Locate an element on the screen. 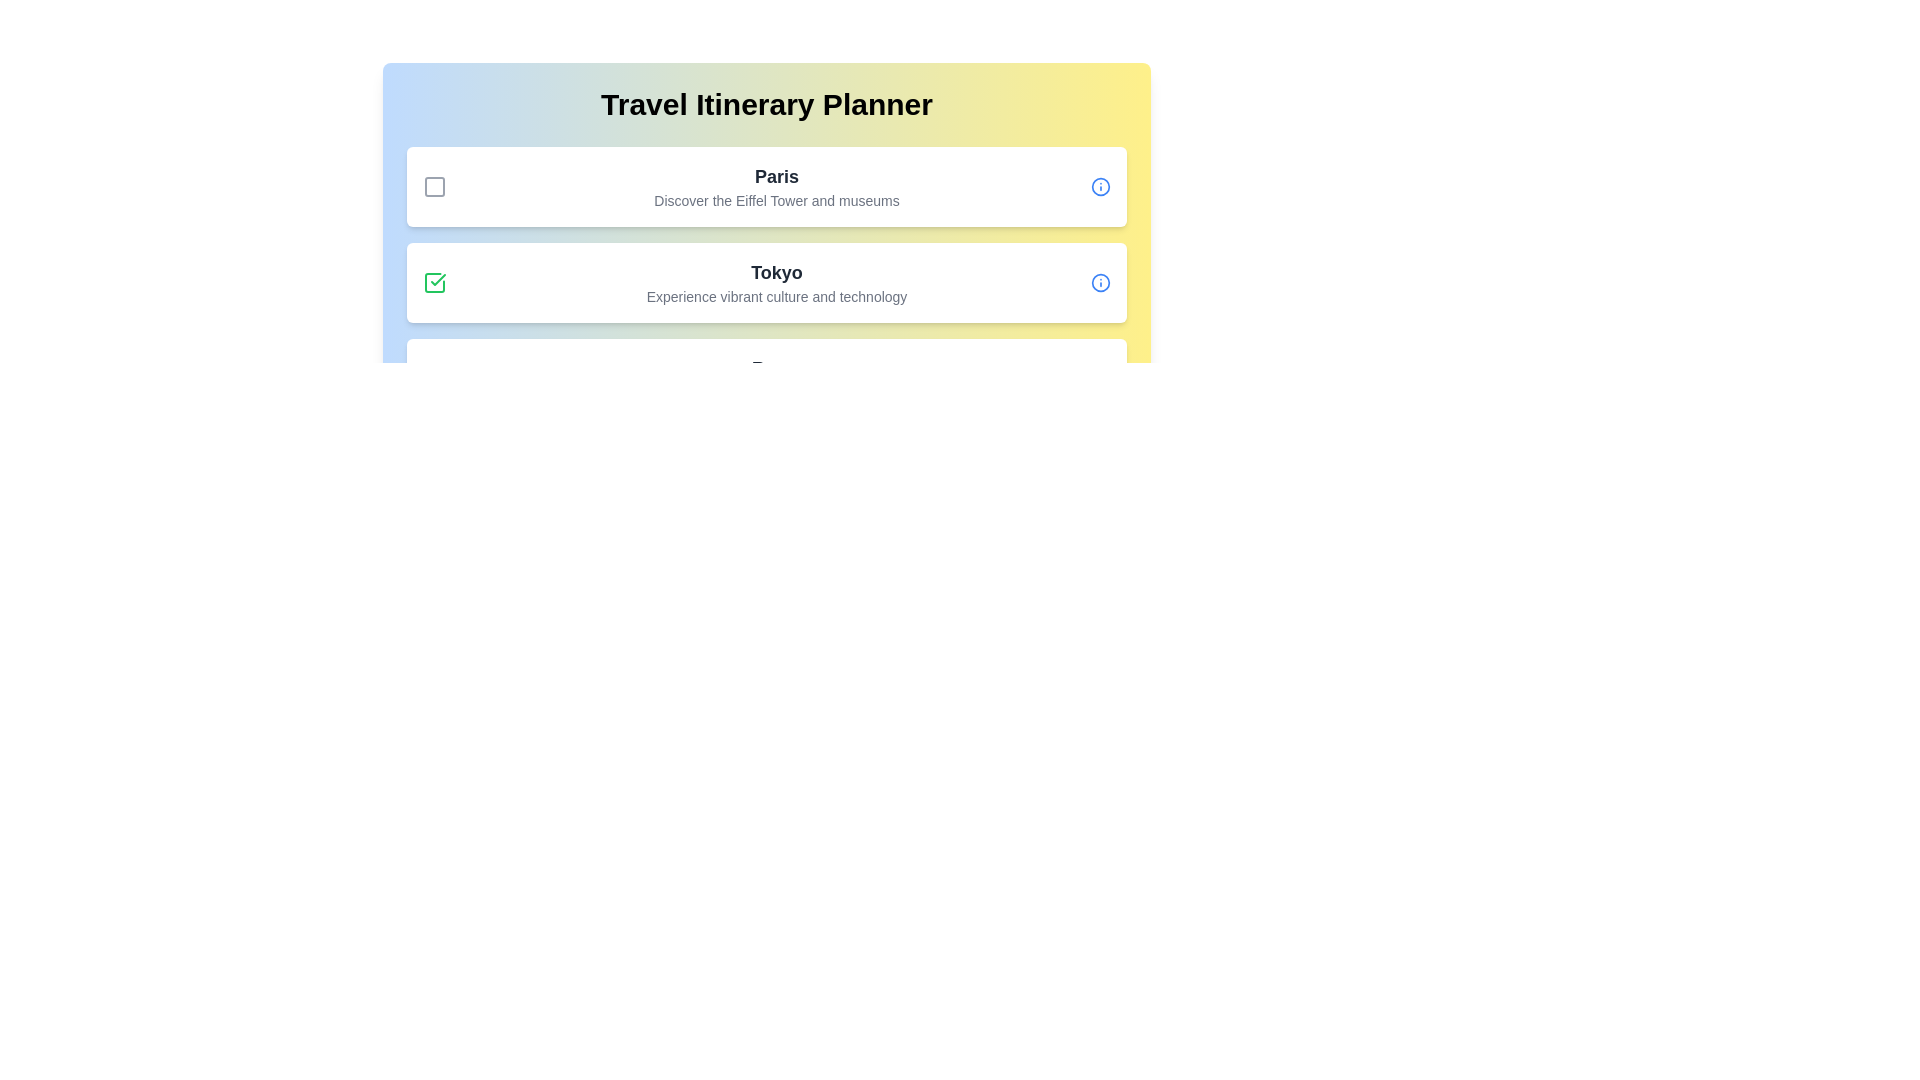  the informational icon located at the far right of the card featuring the text 'Tokyo', aligned vertically with the center of the text is located at coordinates (1099, 282).